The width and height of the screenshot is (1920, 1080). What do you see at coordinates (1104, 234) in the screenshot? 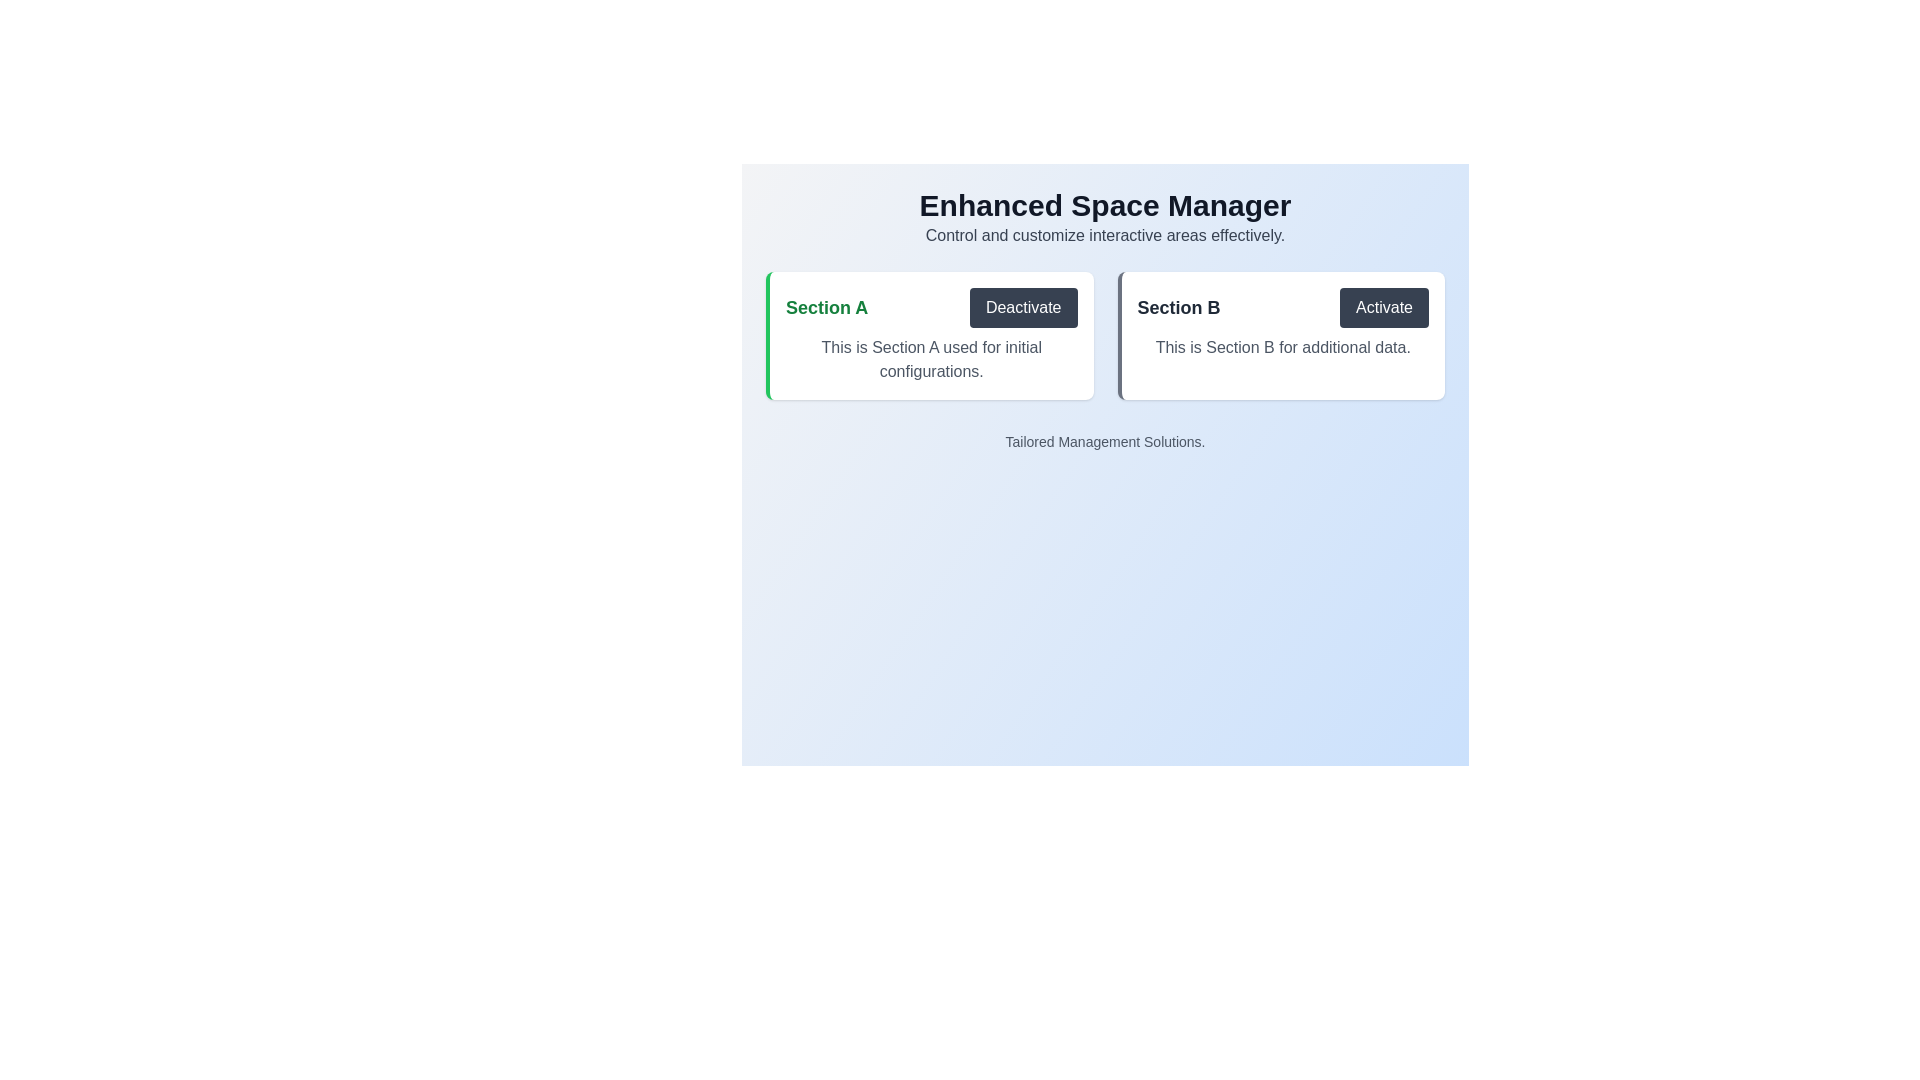
I see `static text that says 'Control and customize interactive areas effectively.' located directly below the header 'Enhanced Space Manager'` at bounding box center [1104, 234].